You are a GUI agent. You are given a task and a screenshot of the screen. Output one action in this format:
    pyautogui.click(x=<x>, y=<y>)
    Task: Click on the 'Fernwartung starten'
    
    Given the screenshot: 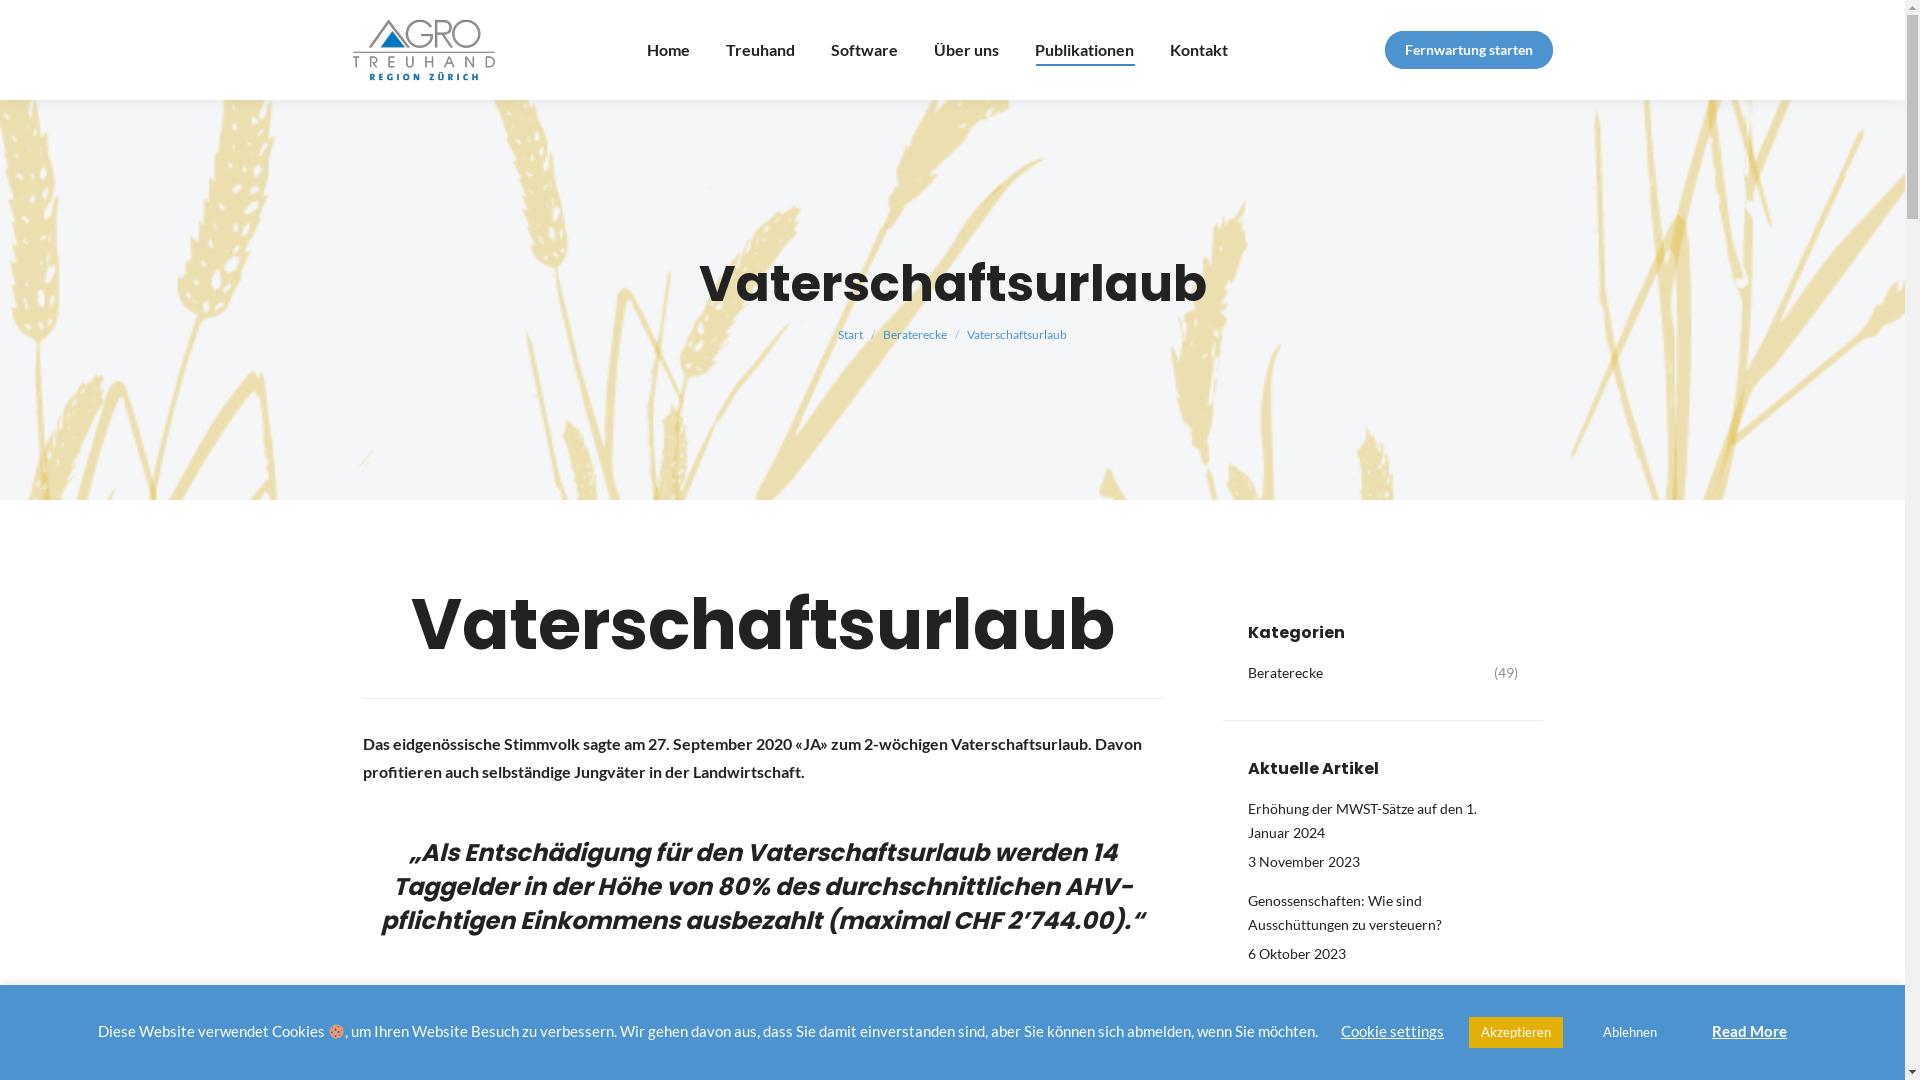 What is the action you would take?
    pyautogui.click(x=1468, y=49)
    